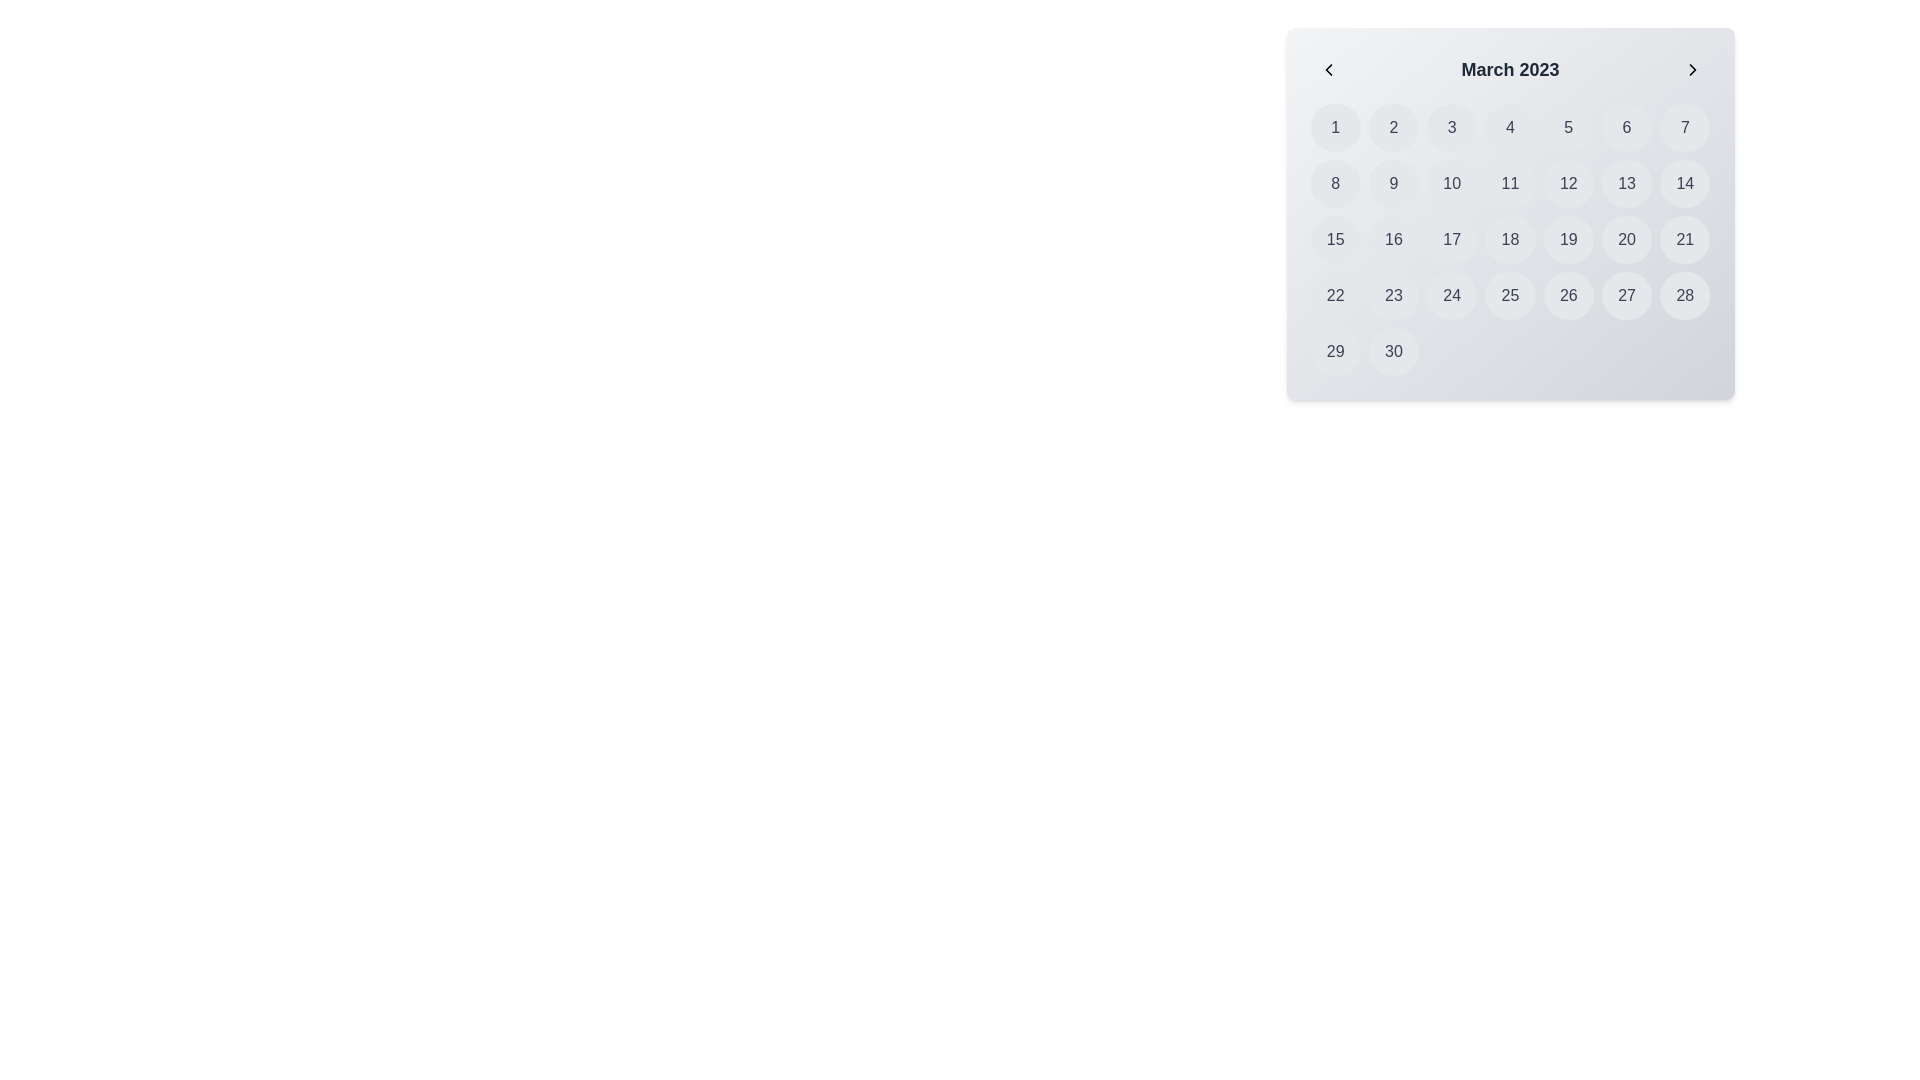  Describe the element at coordinates (1392, 350) in the screenshot. I see `the button representing the date '30' in the March 2023 date grid` at that location.